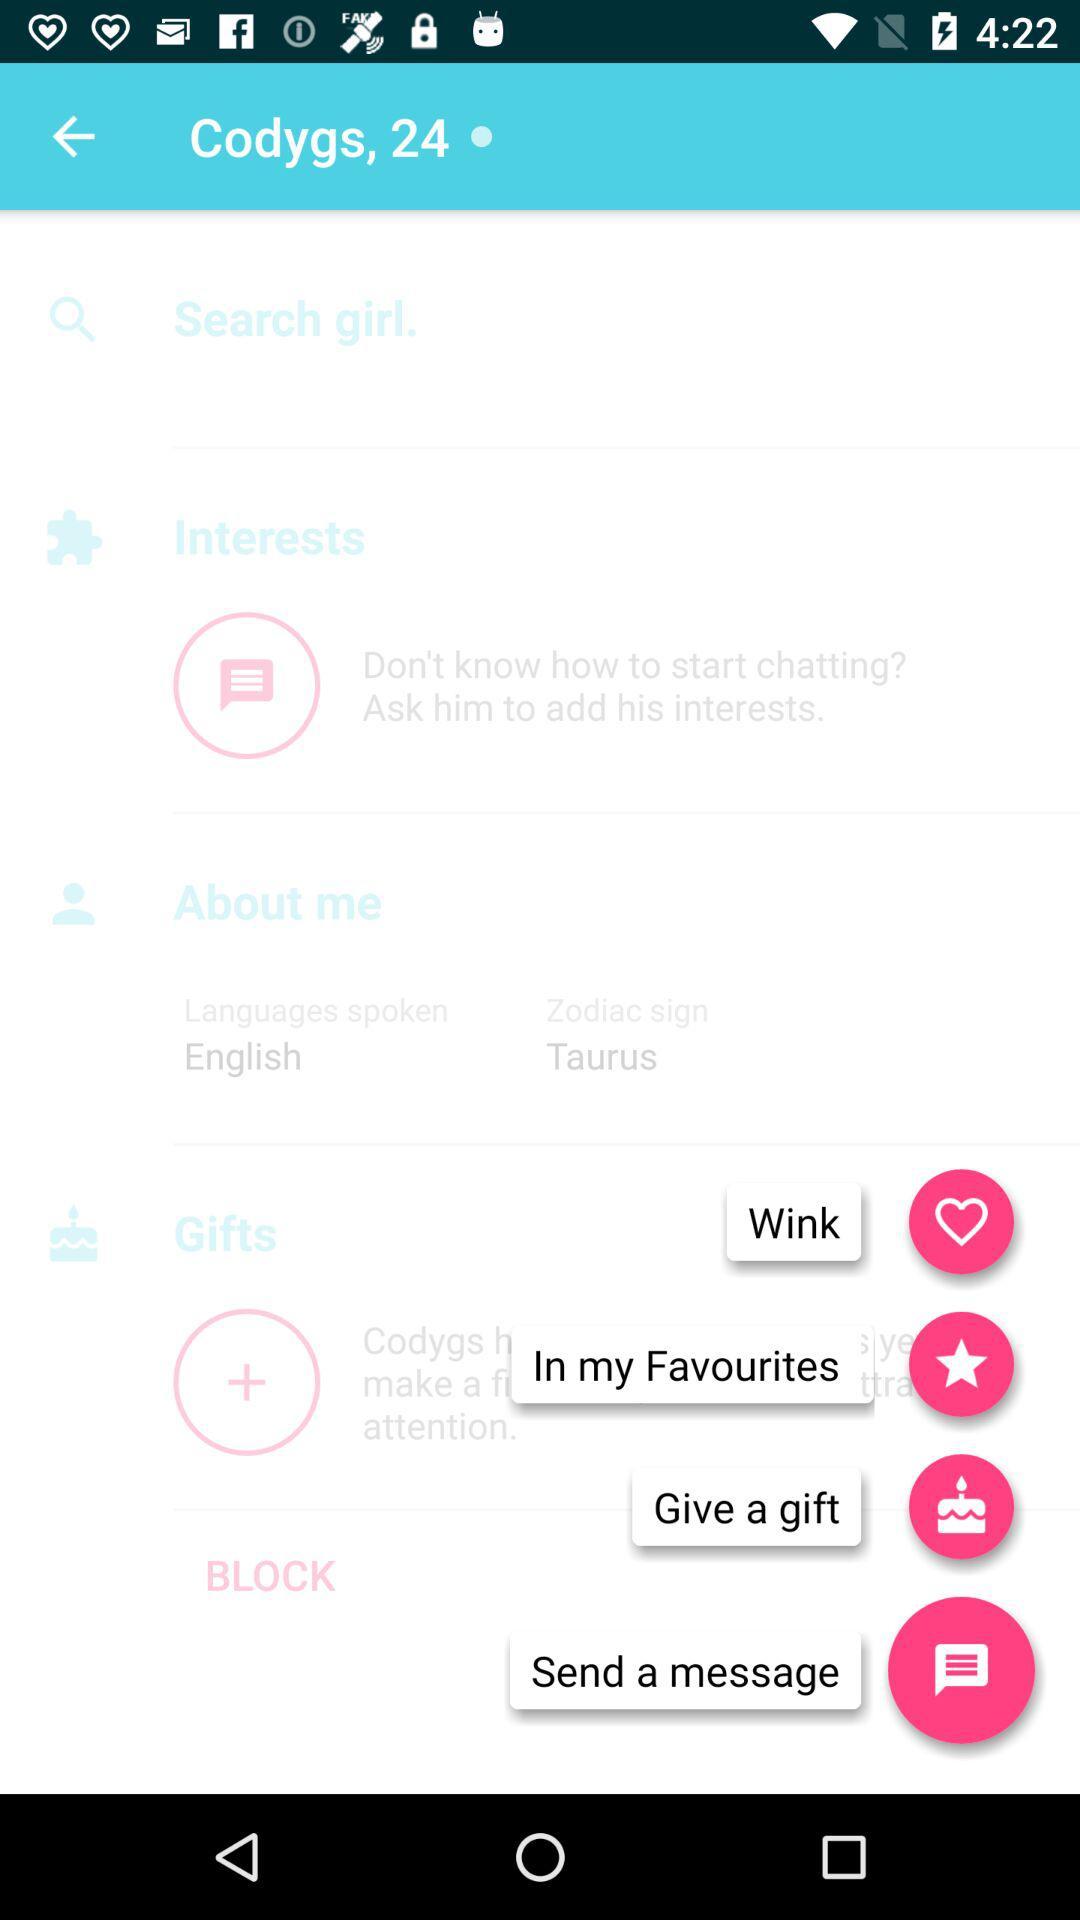  Describe the element at coordinates (960, 1506) in the screenshot. I see `icon to the right of the in my favourites` at that location.